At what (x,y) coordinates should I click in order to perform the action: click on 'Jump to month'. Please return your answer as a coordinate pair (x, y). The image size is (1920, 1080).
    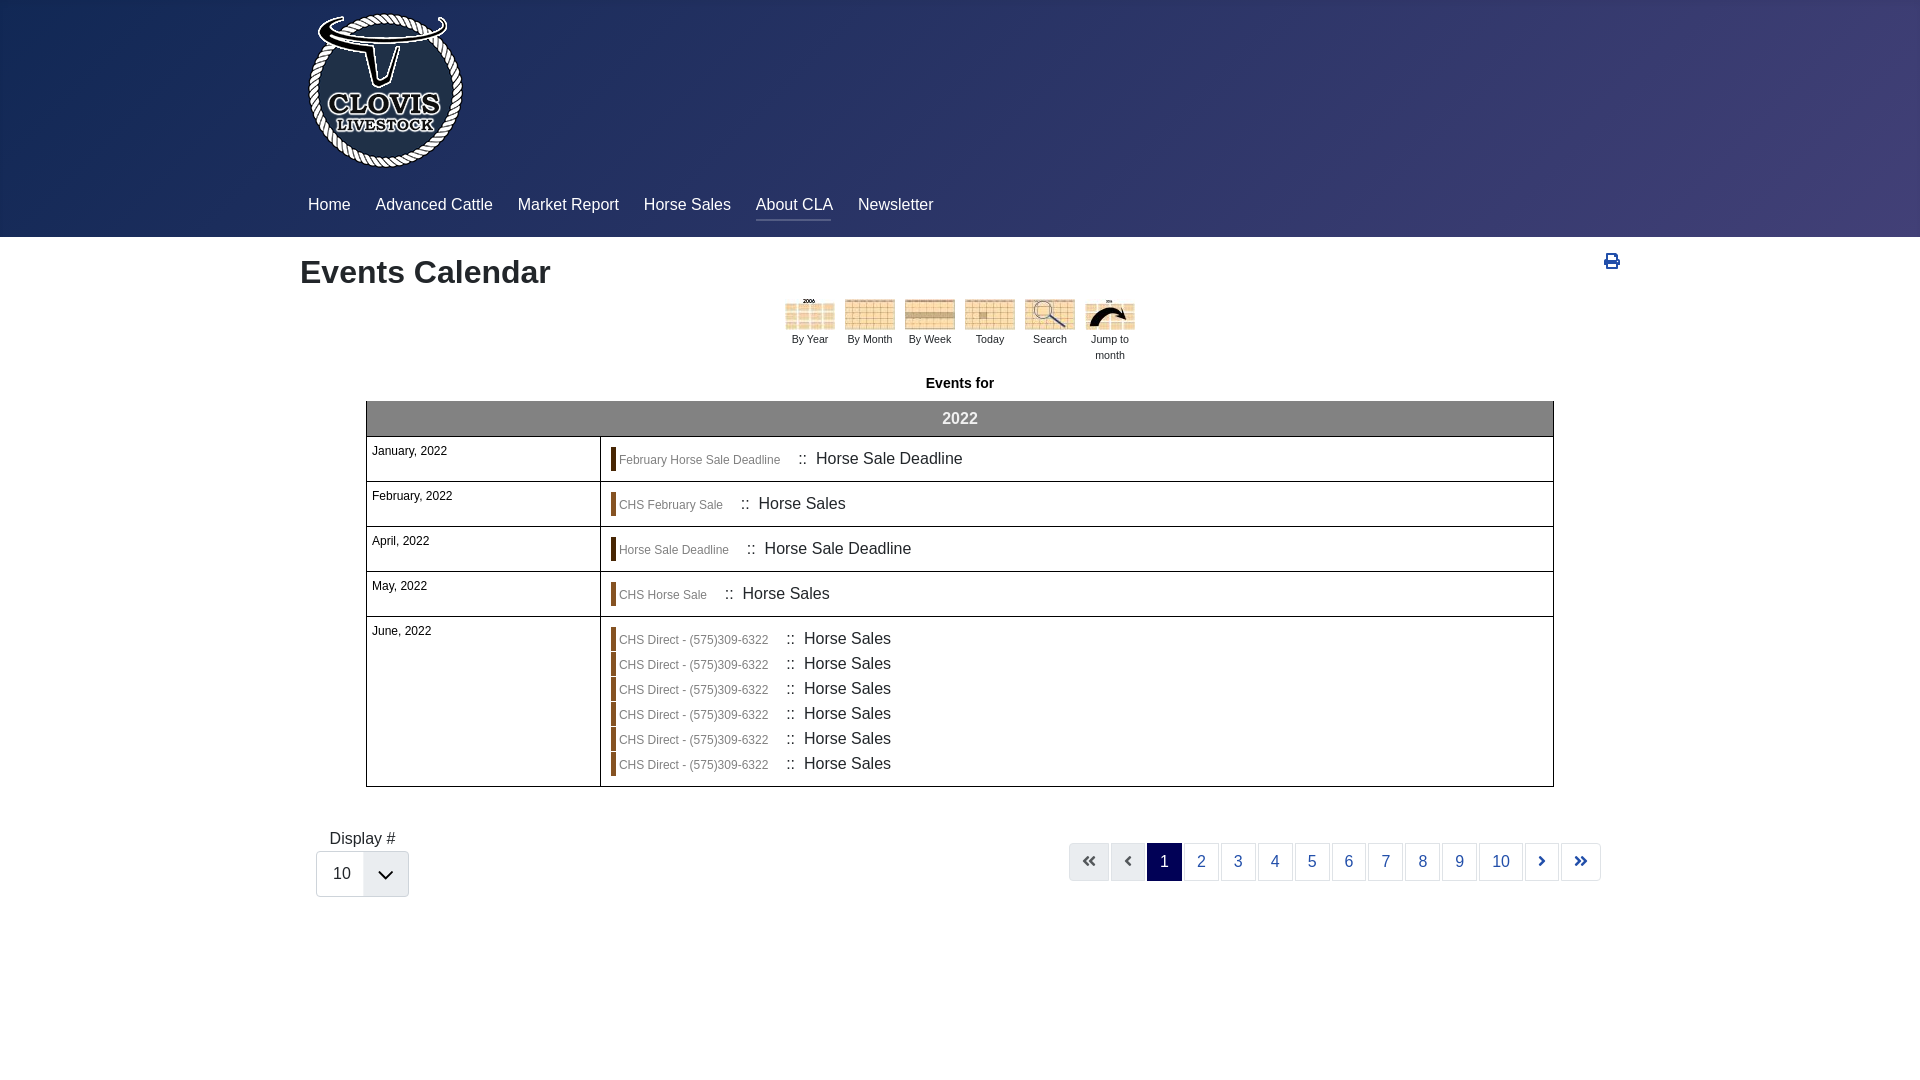
    Looking at the image, I should click on (1108, 313).